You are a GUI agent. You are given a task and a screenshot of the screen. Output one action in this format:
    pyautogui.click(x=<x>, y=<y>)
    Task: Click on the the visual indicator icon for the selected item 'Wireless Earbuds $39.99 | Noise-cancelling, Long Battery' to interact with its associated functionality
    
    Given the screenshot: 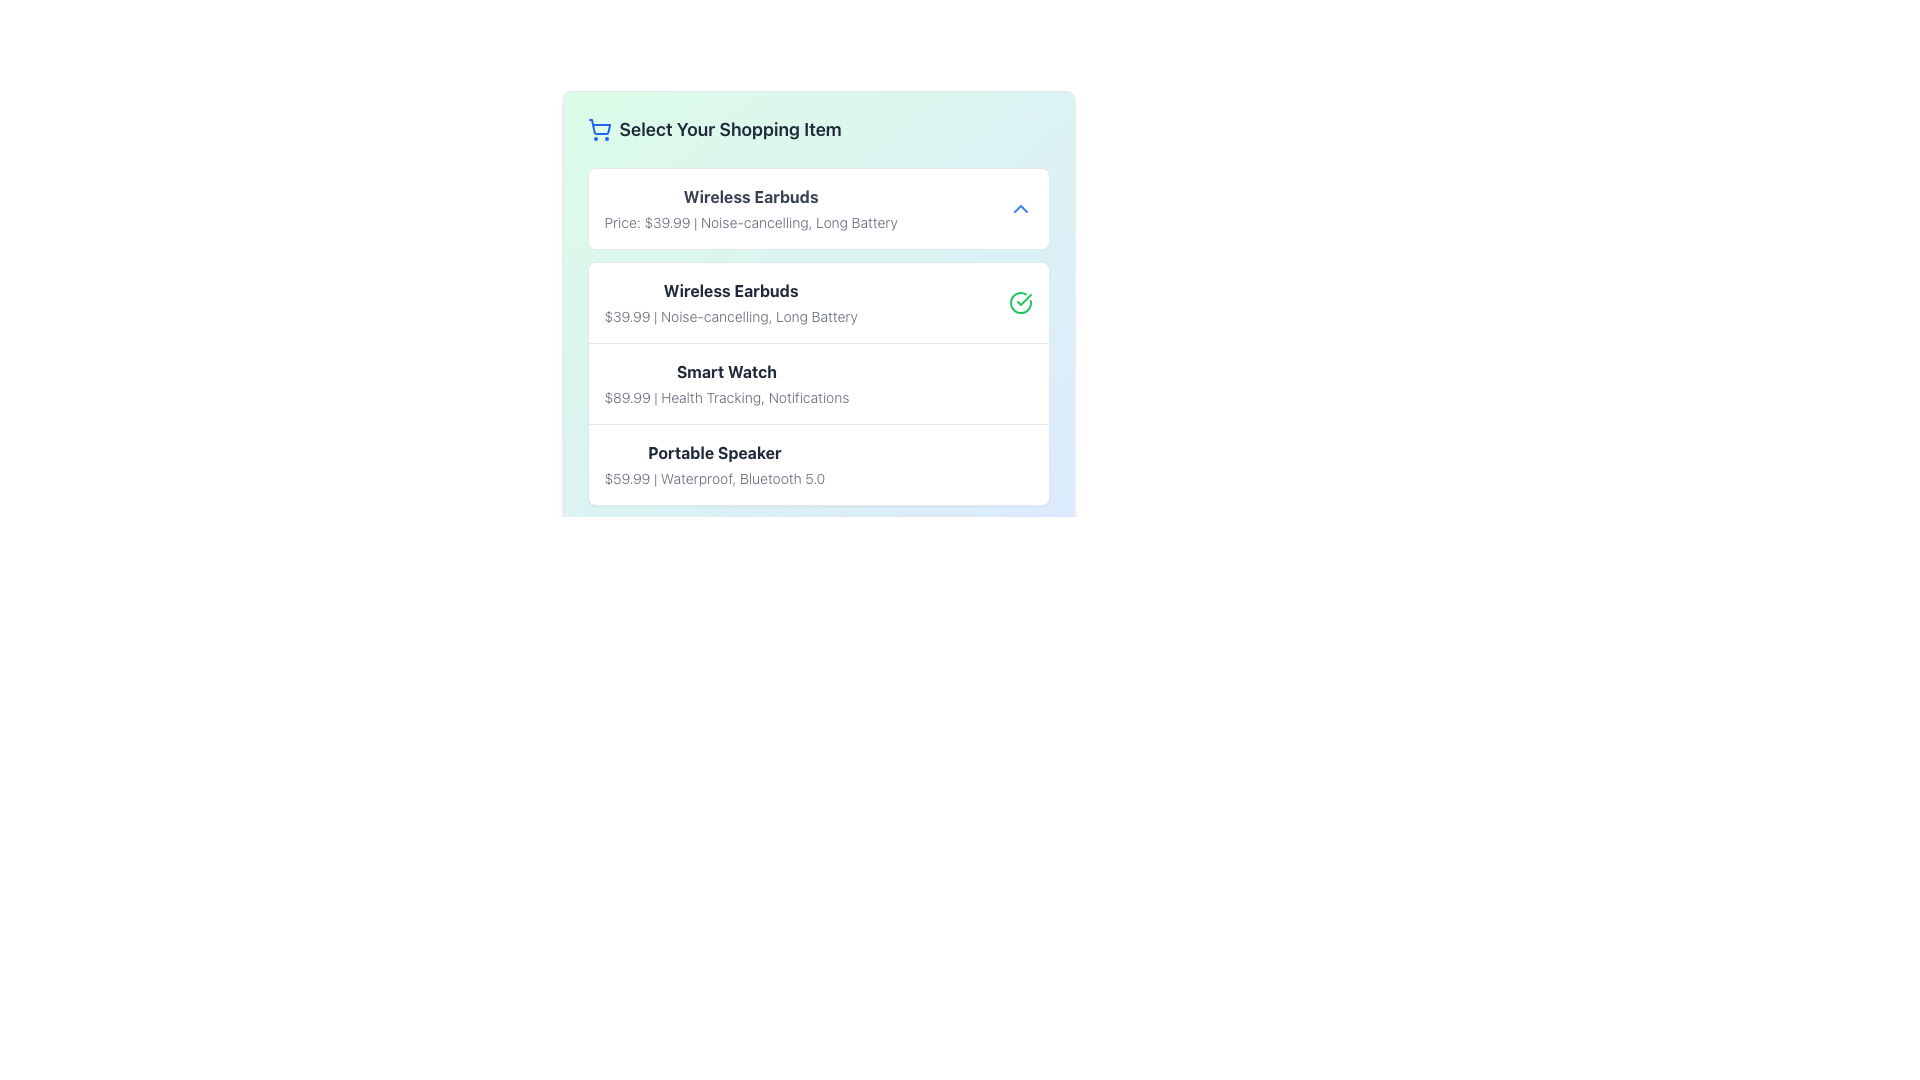 What is the action you would take?
    pyautogui.click(x=1020, y=303)
    